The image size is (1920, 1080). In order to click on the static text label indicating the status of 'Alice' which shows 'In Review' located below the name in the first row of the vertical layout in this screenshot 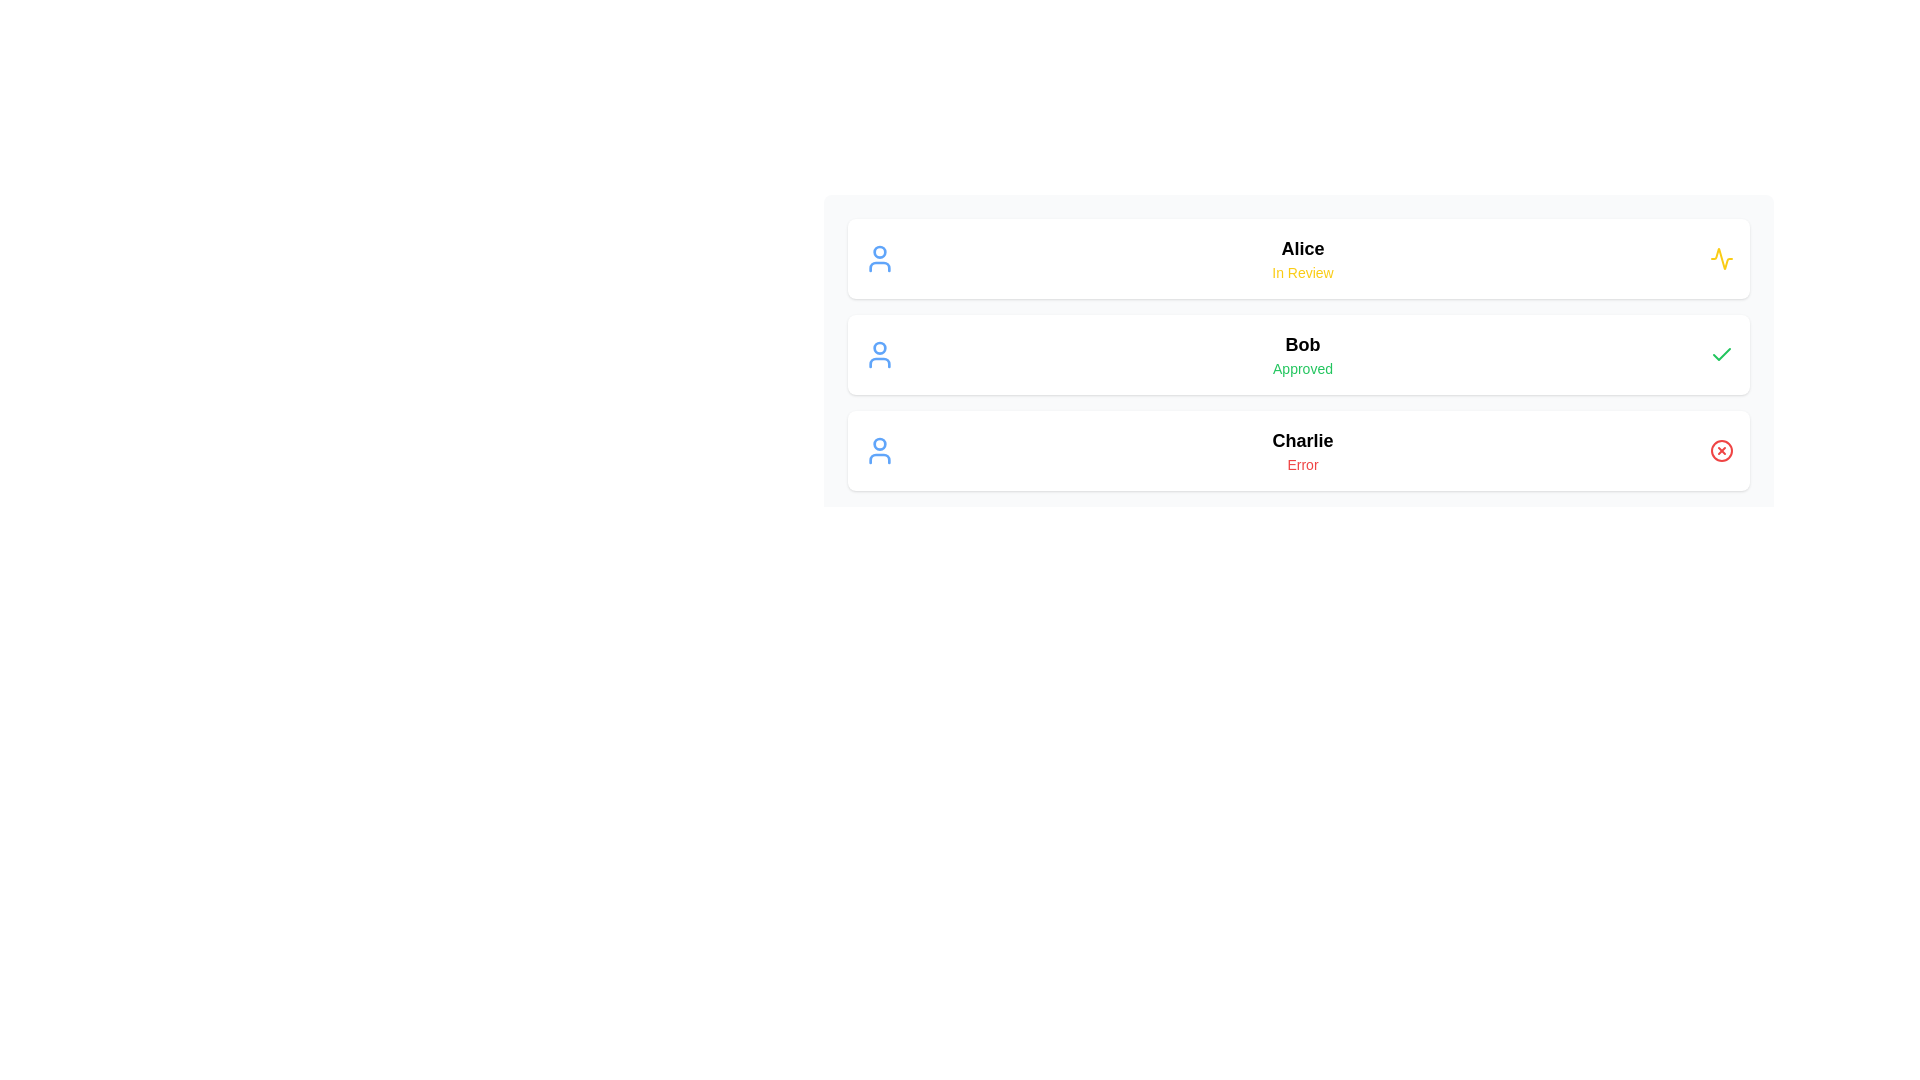, I will do `click(1302, 273)`.